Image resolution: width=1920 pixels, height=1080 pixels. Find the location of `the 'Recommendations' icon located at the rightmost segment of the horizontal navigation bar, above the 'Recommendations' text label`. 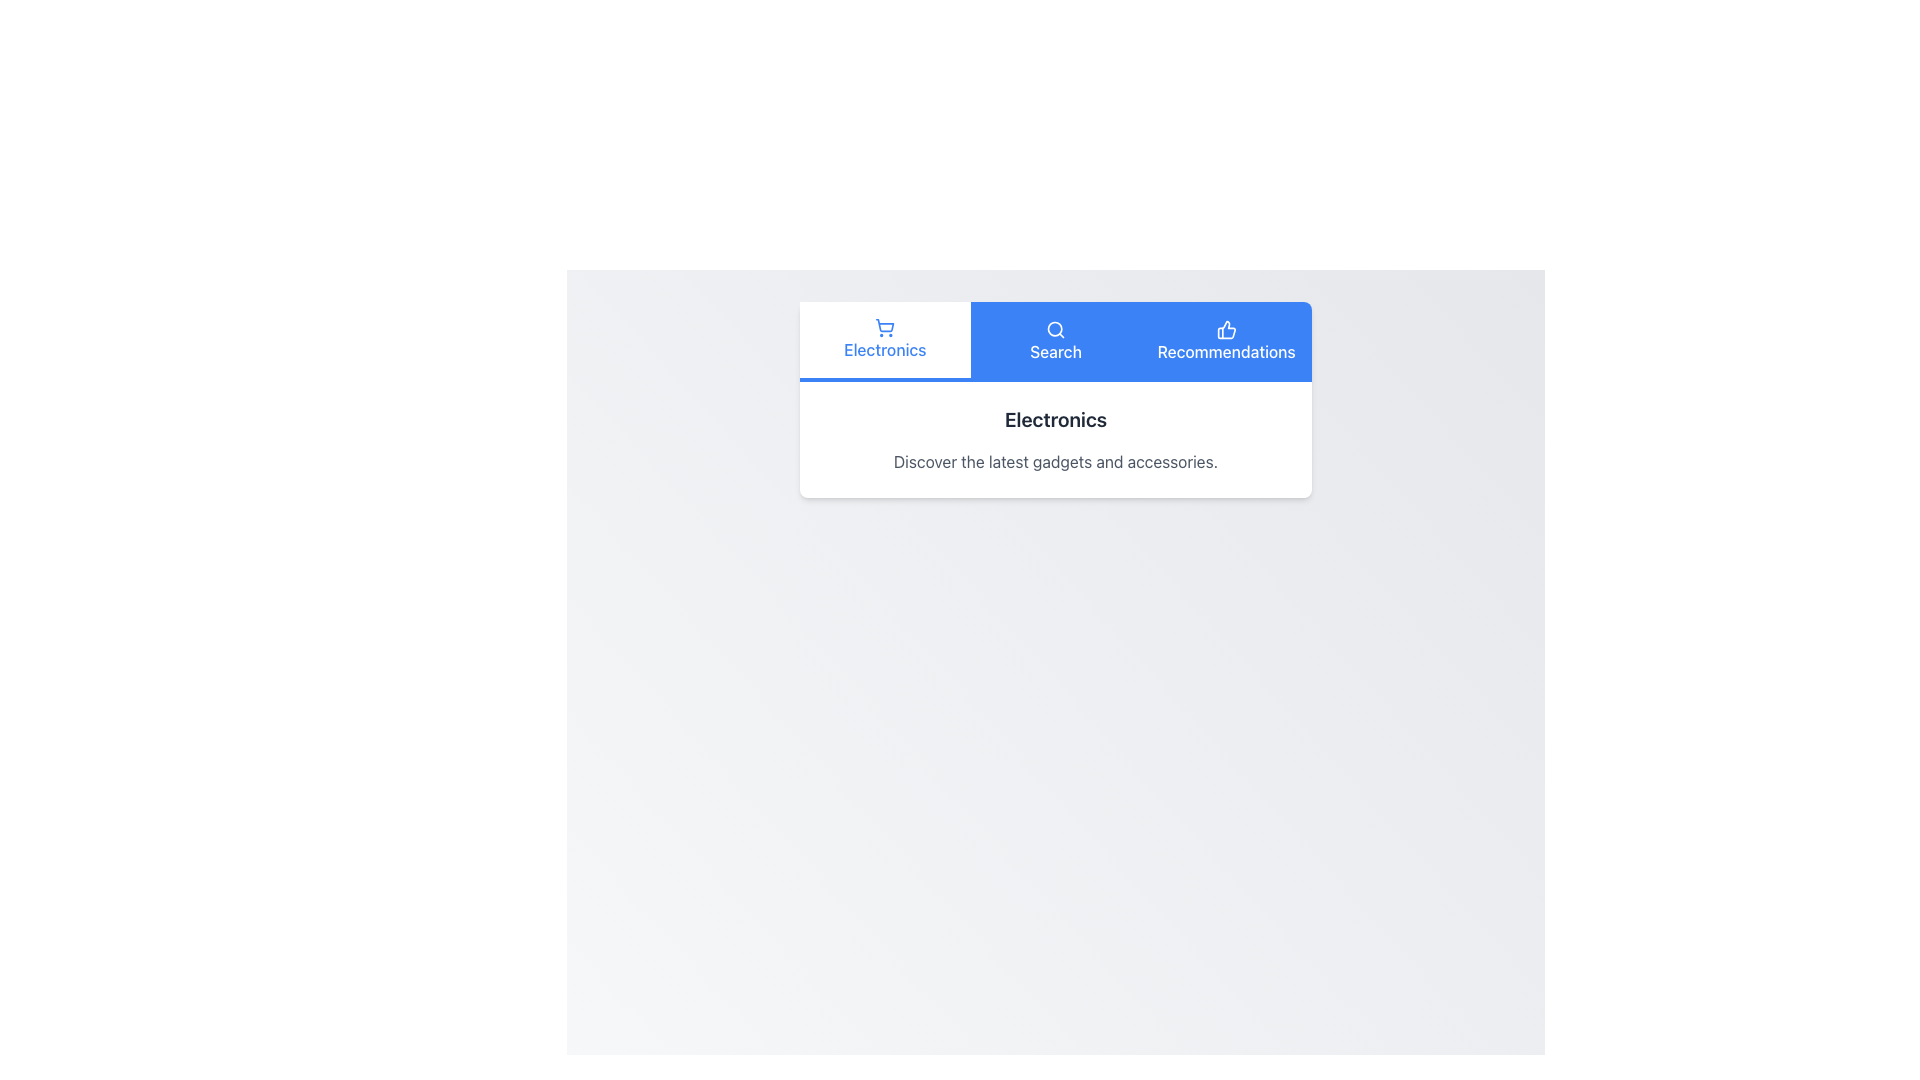

the 'Recommendations' icon located at the rightmost segment of the horizontal navigation bar, above the 'Recommendations' text label is located at coordinates (1225, 329).